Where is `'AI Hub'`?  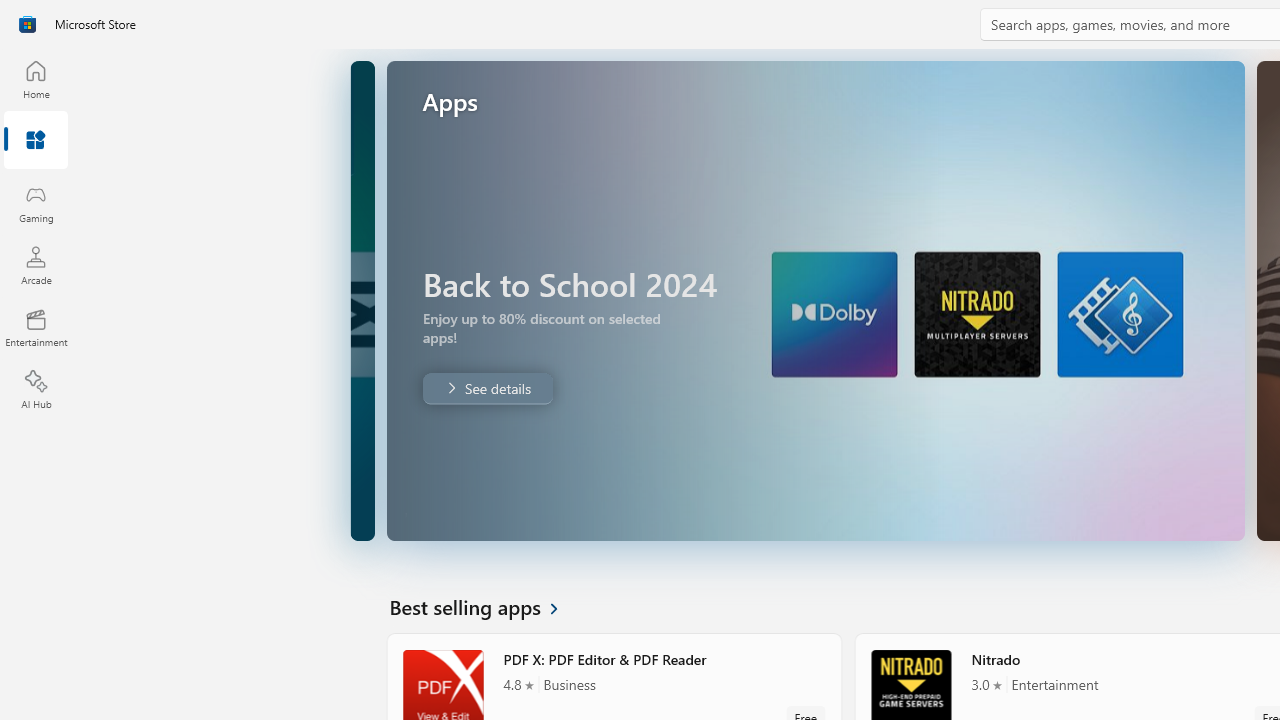 'AI Hub' is located at coordinates (35, 390).